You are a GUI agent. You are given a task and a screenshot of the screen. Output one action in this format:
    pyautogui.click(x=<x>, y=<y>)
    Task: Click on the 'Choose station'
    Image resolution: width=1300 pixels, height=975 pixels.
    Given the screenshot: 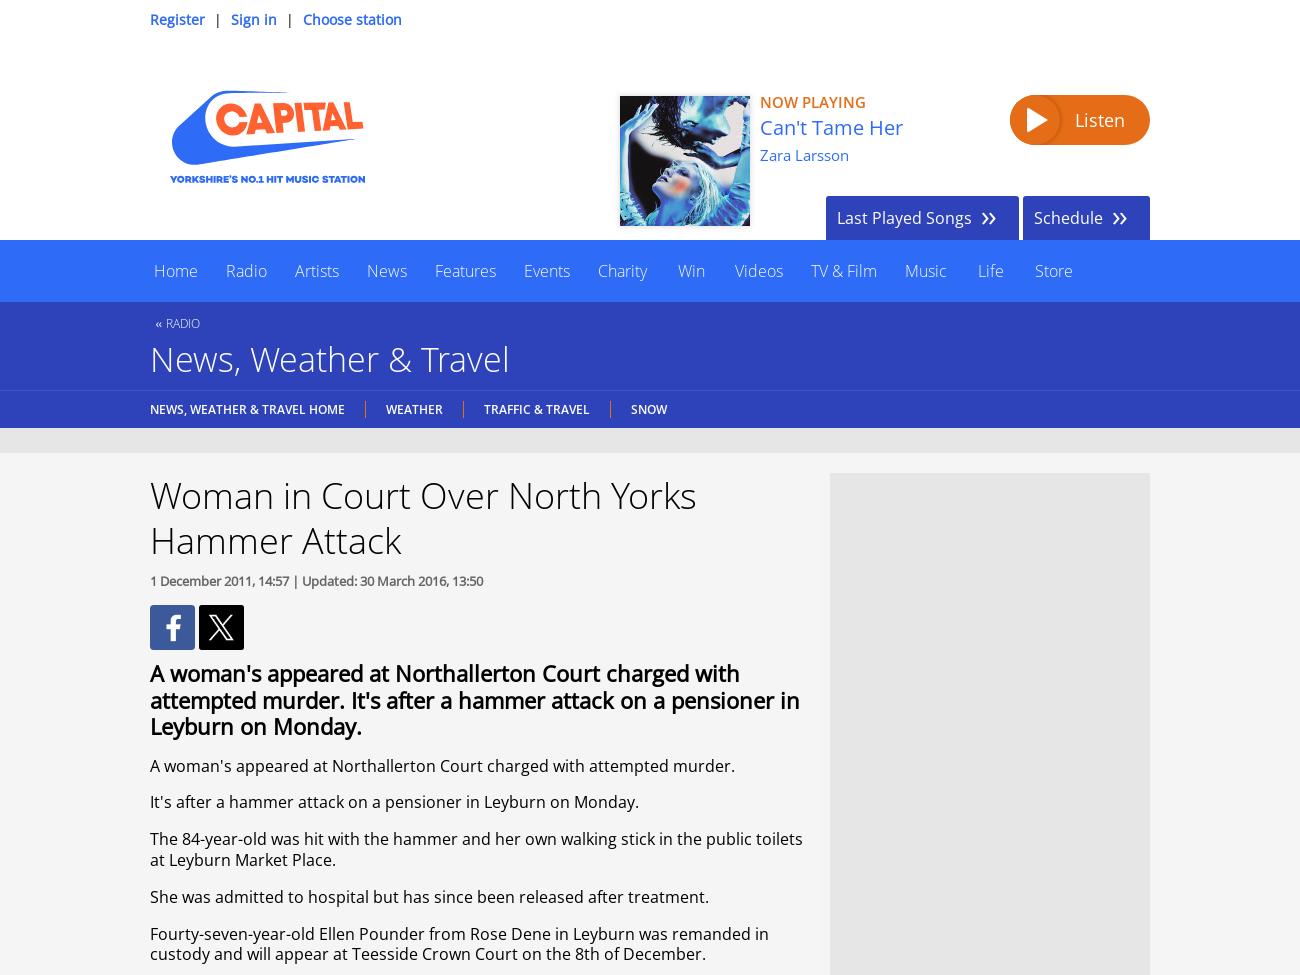 What is the action you would take?
    pyautogui.click(x=351, y=19)
    